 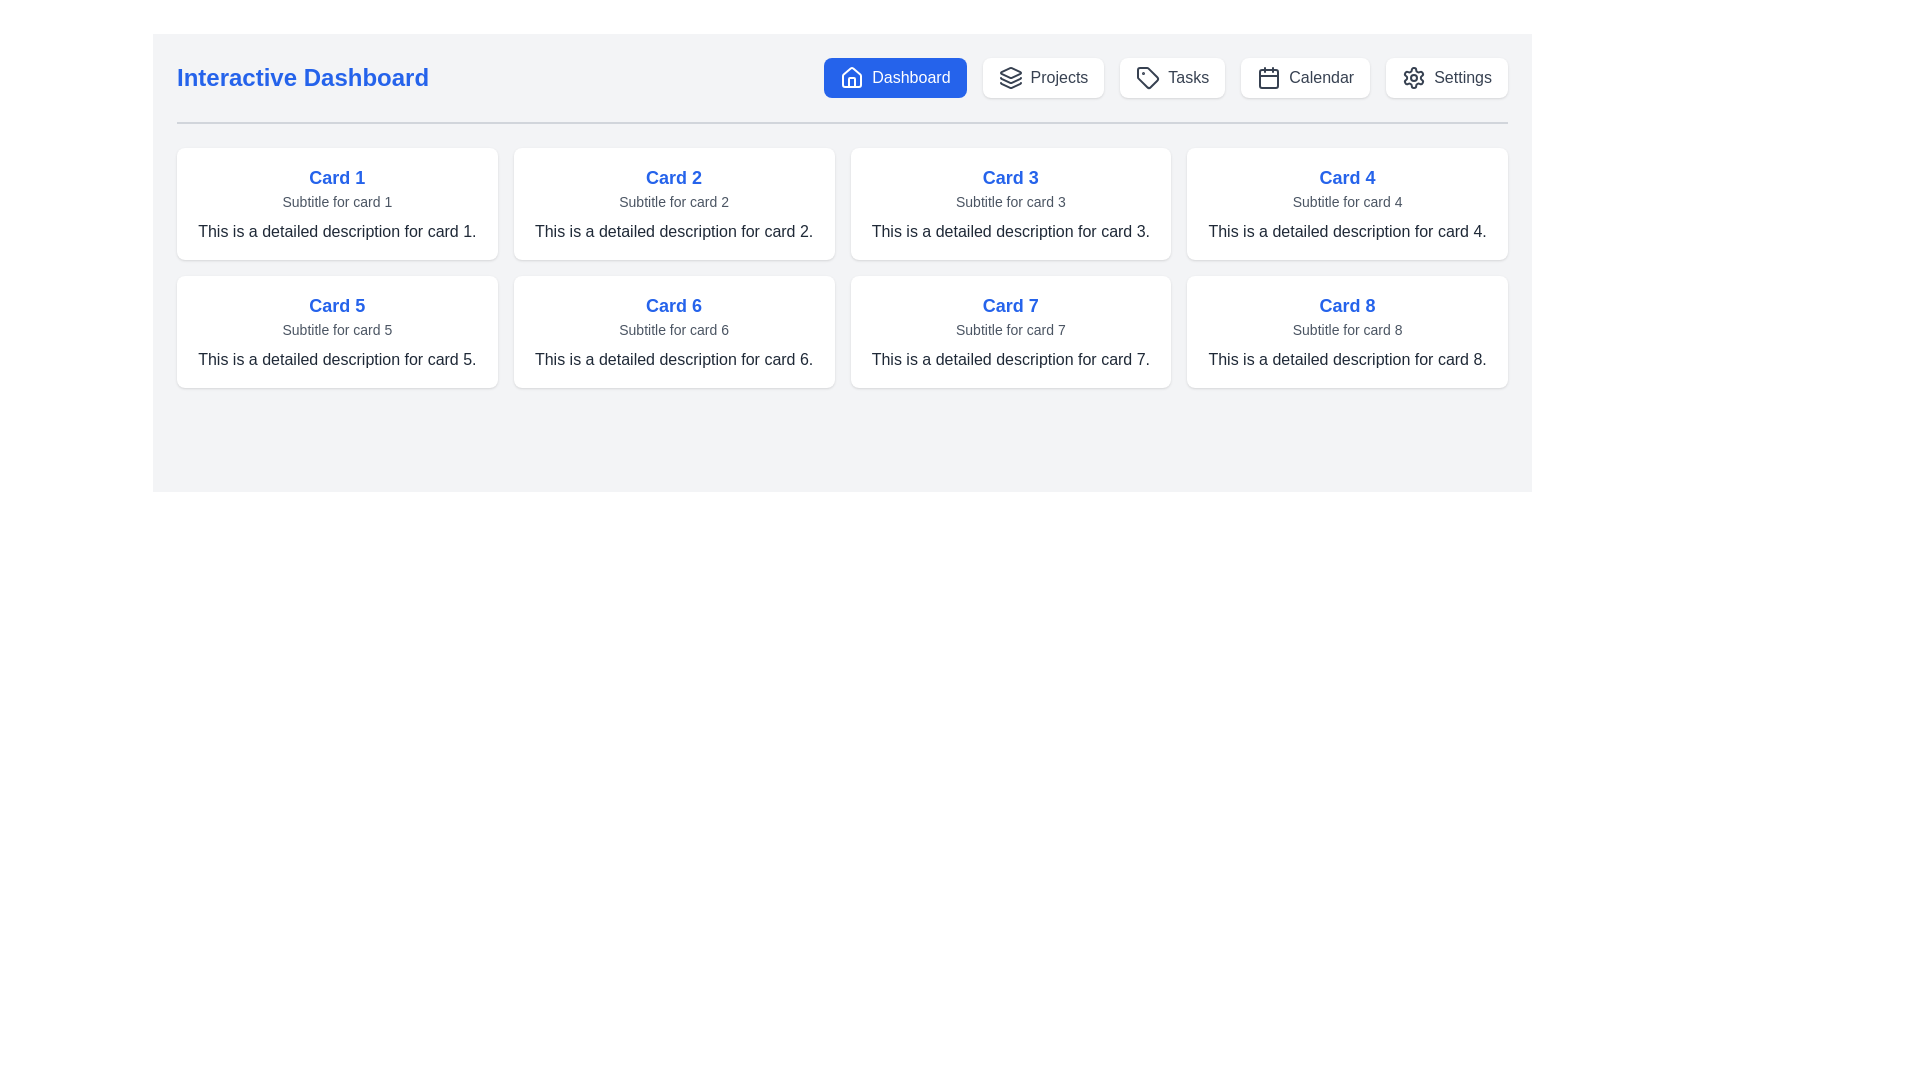 I want to click on the text label that serves as the title for 'Card 8', which is positioned in the first row, fourth column of the card grid layout, so click(x=1347, y=305).